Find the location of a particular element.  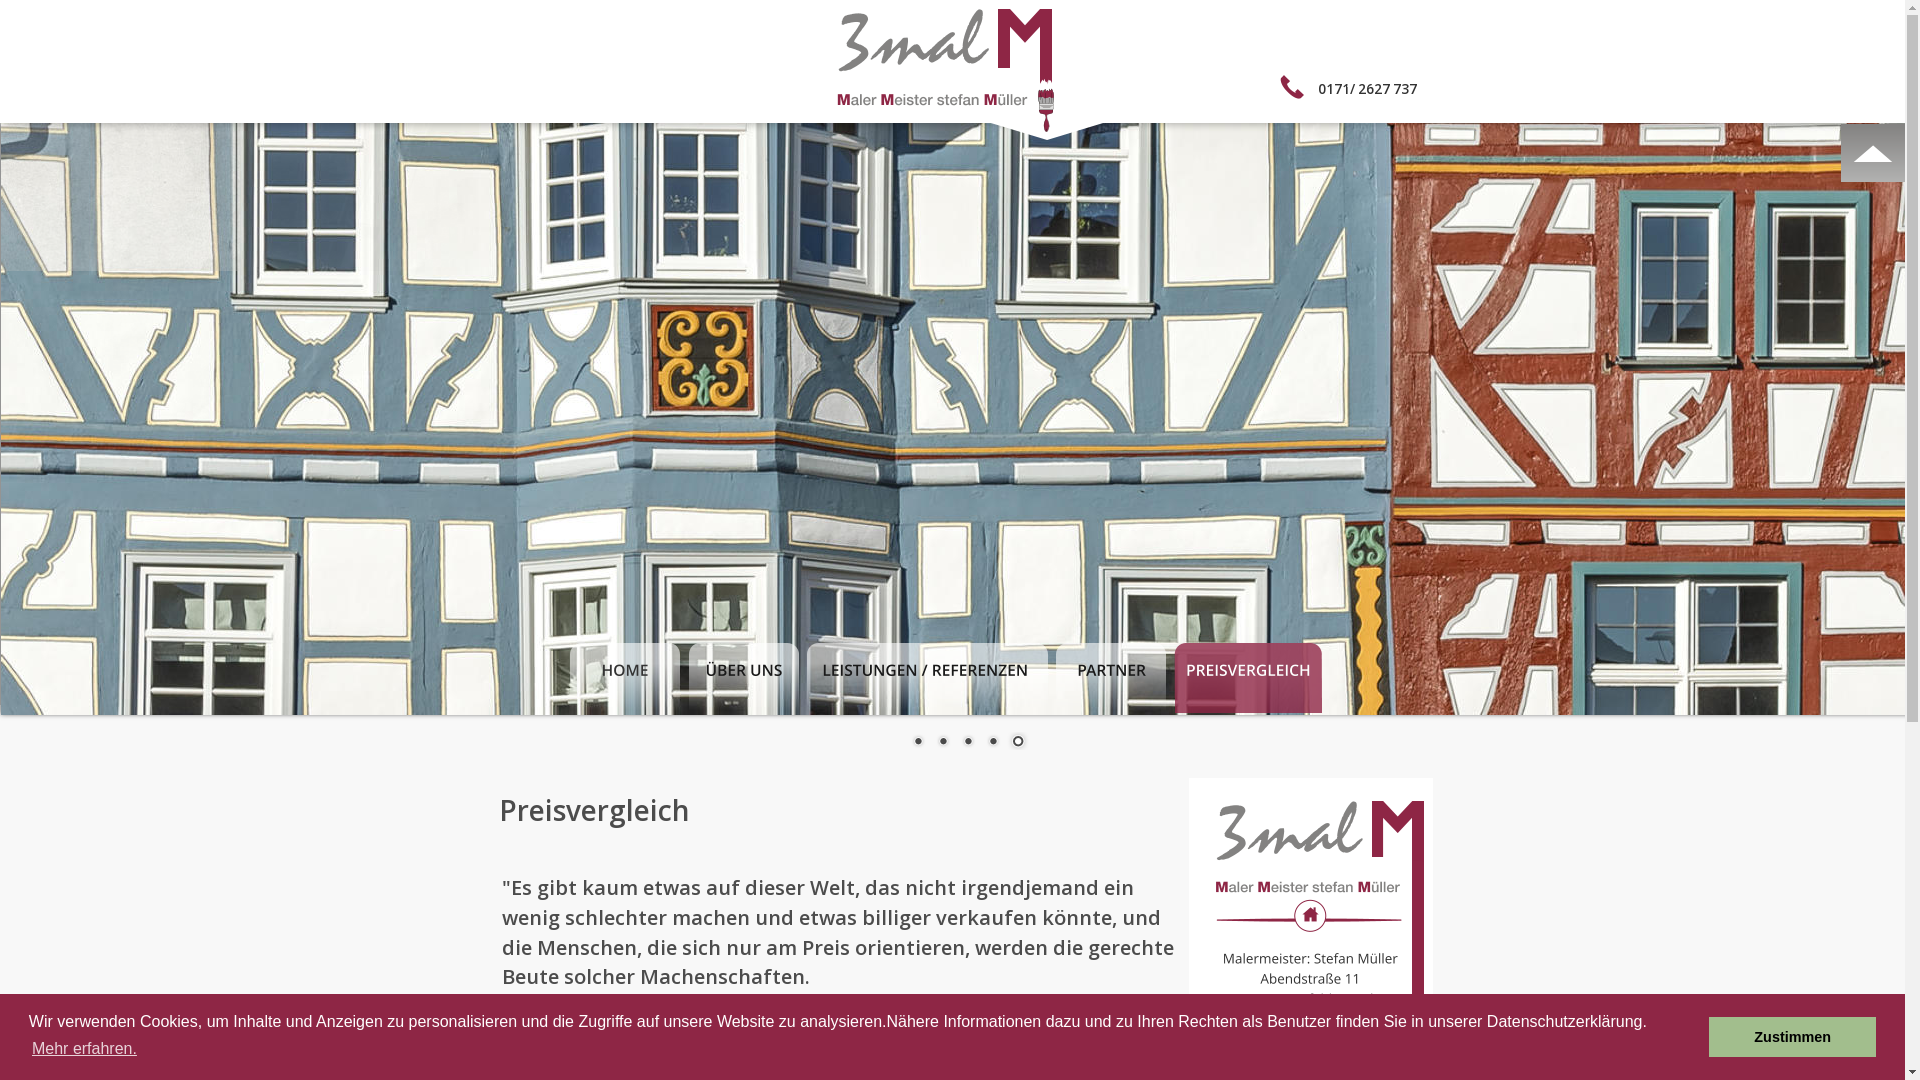

'0171' is located at coordinates (1334, 87).